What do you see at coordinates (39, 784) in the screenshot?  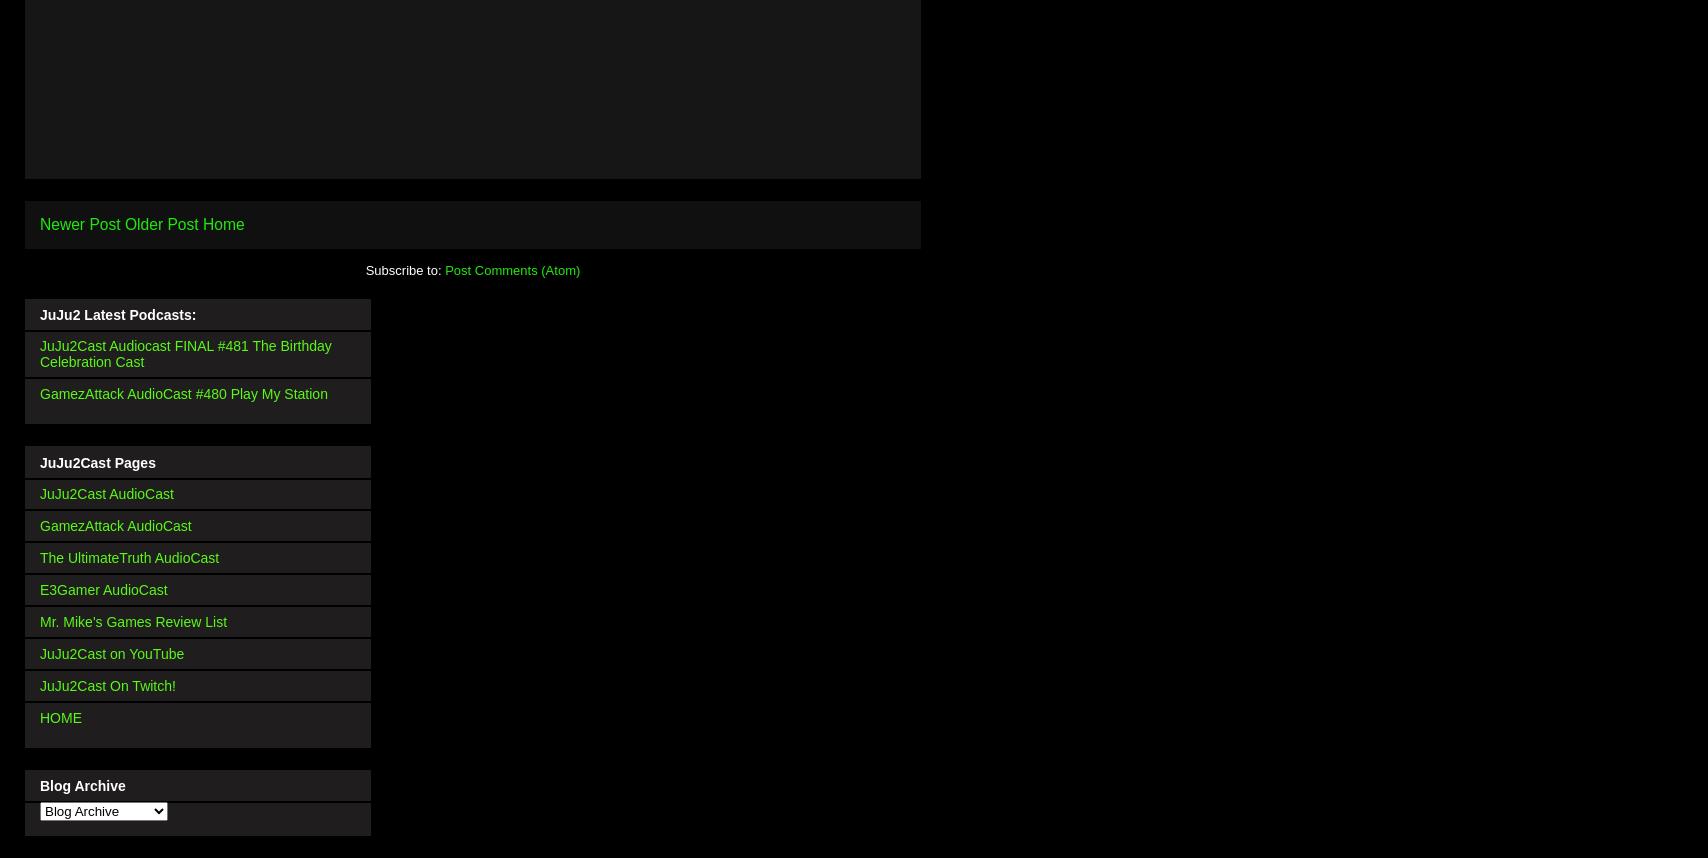 I see `'Blog Archive'` at bounding box center [39, 784].